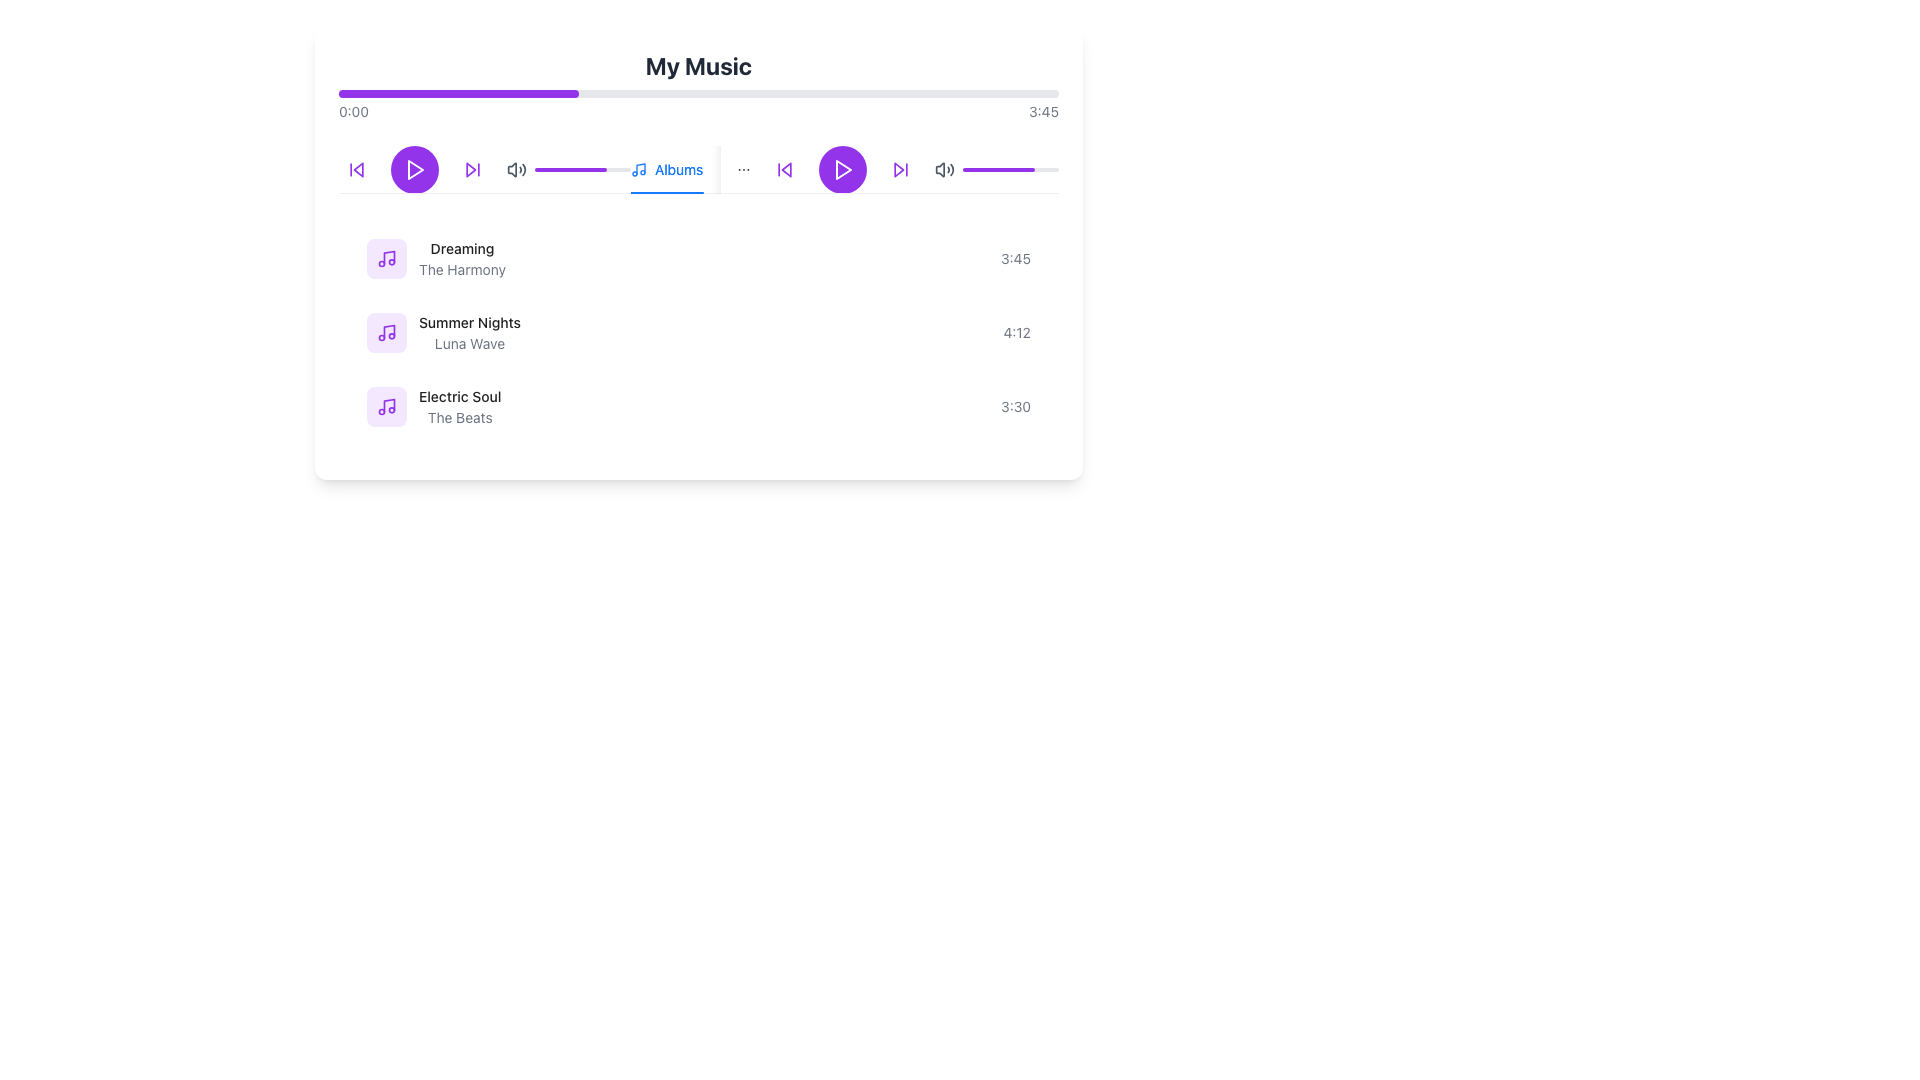  Describe the element at coordinates (843, 168) in the screenshot. I see `the play button in the music player's control bar to observe the darkening color effect` at that location.